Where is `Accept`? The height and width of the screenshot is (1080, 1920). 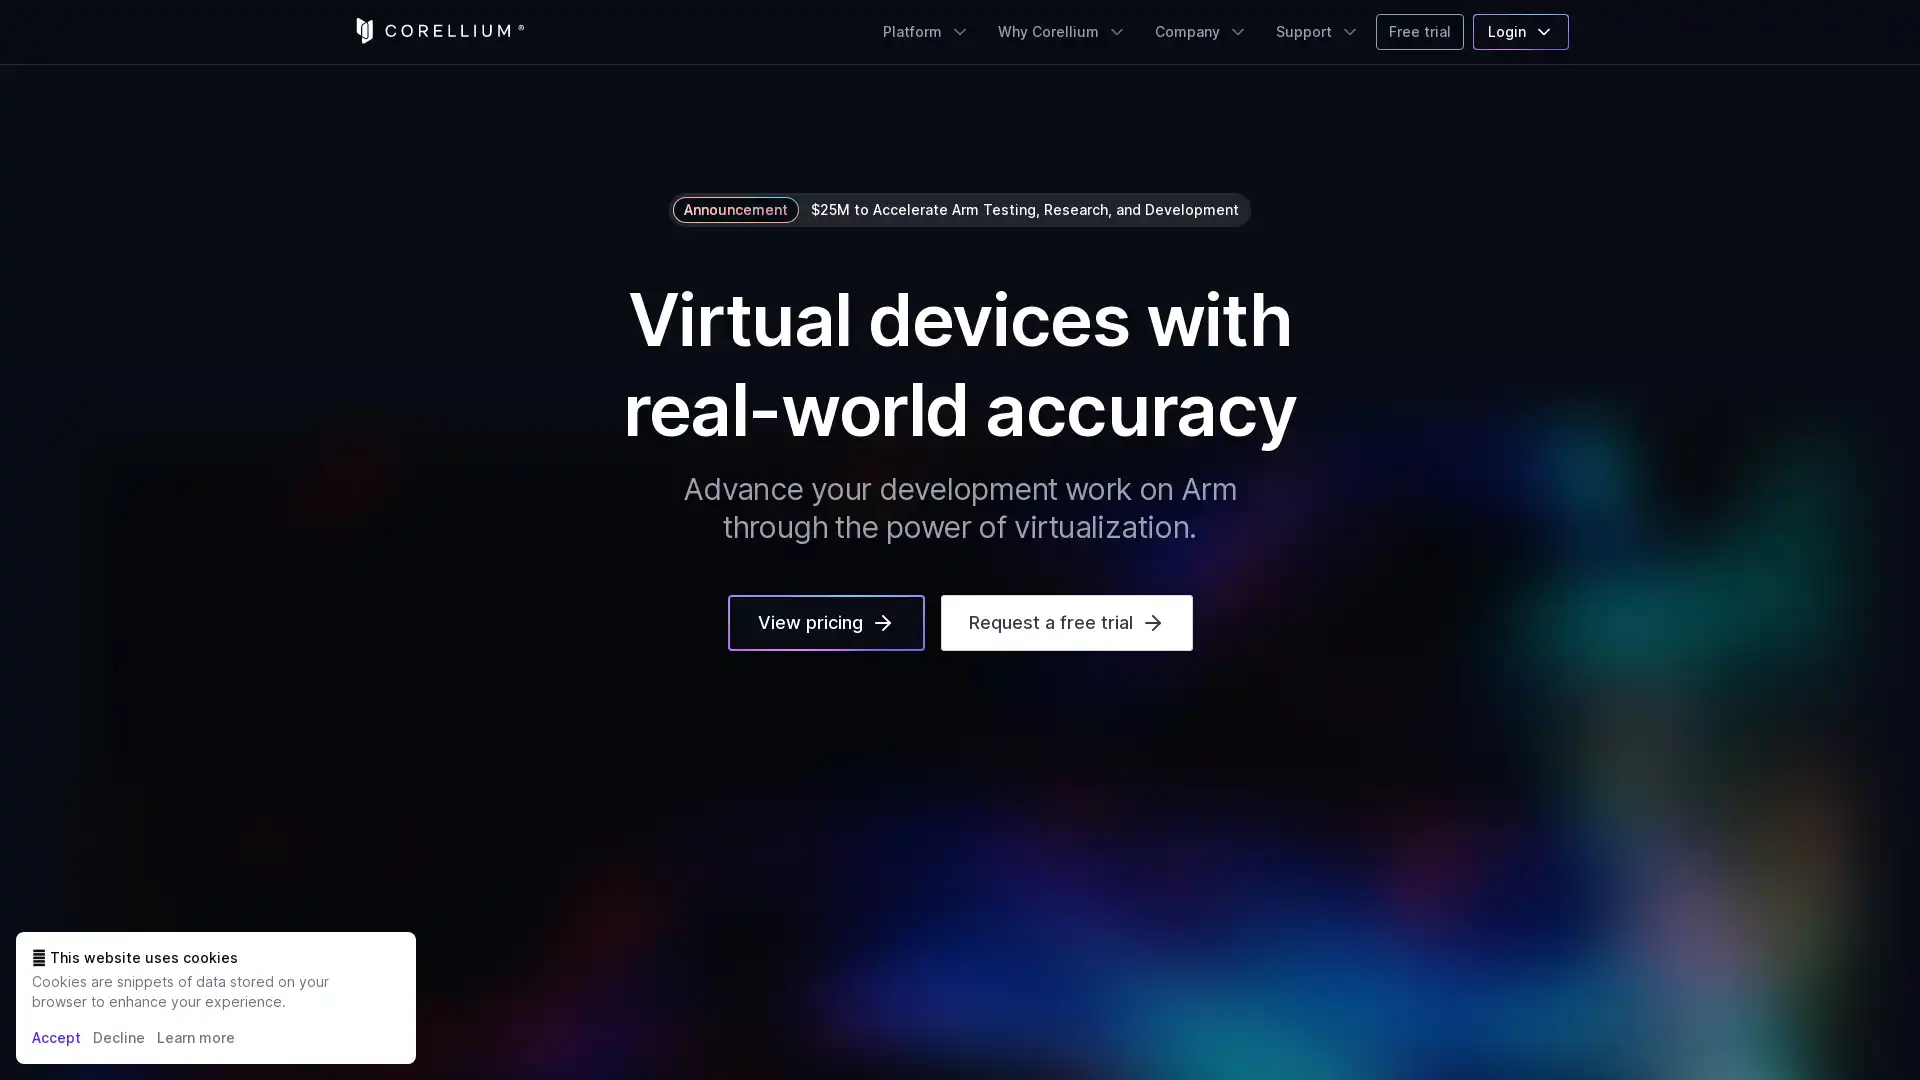 Accept is located at coordinates (56, 1036).